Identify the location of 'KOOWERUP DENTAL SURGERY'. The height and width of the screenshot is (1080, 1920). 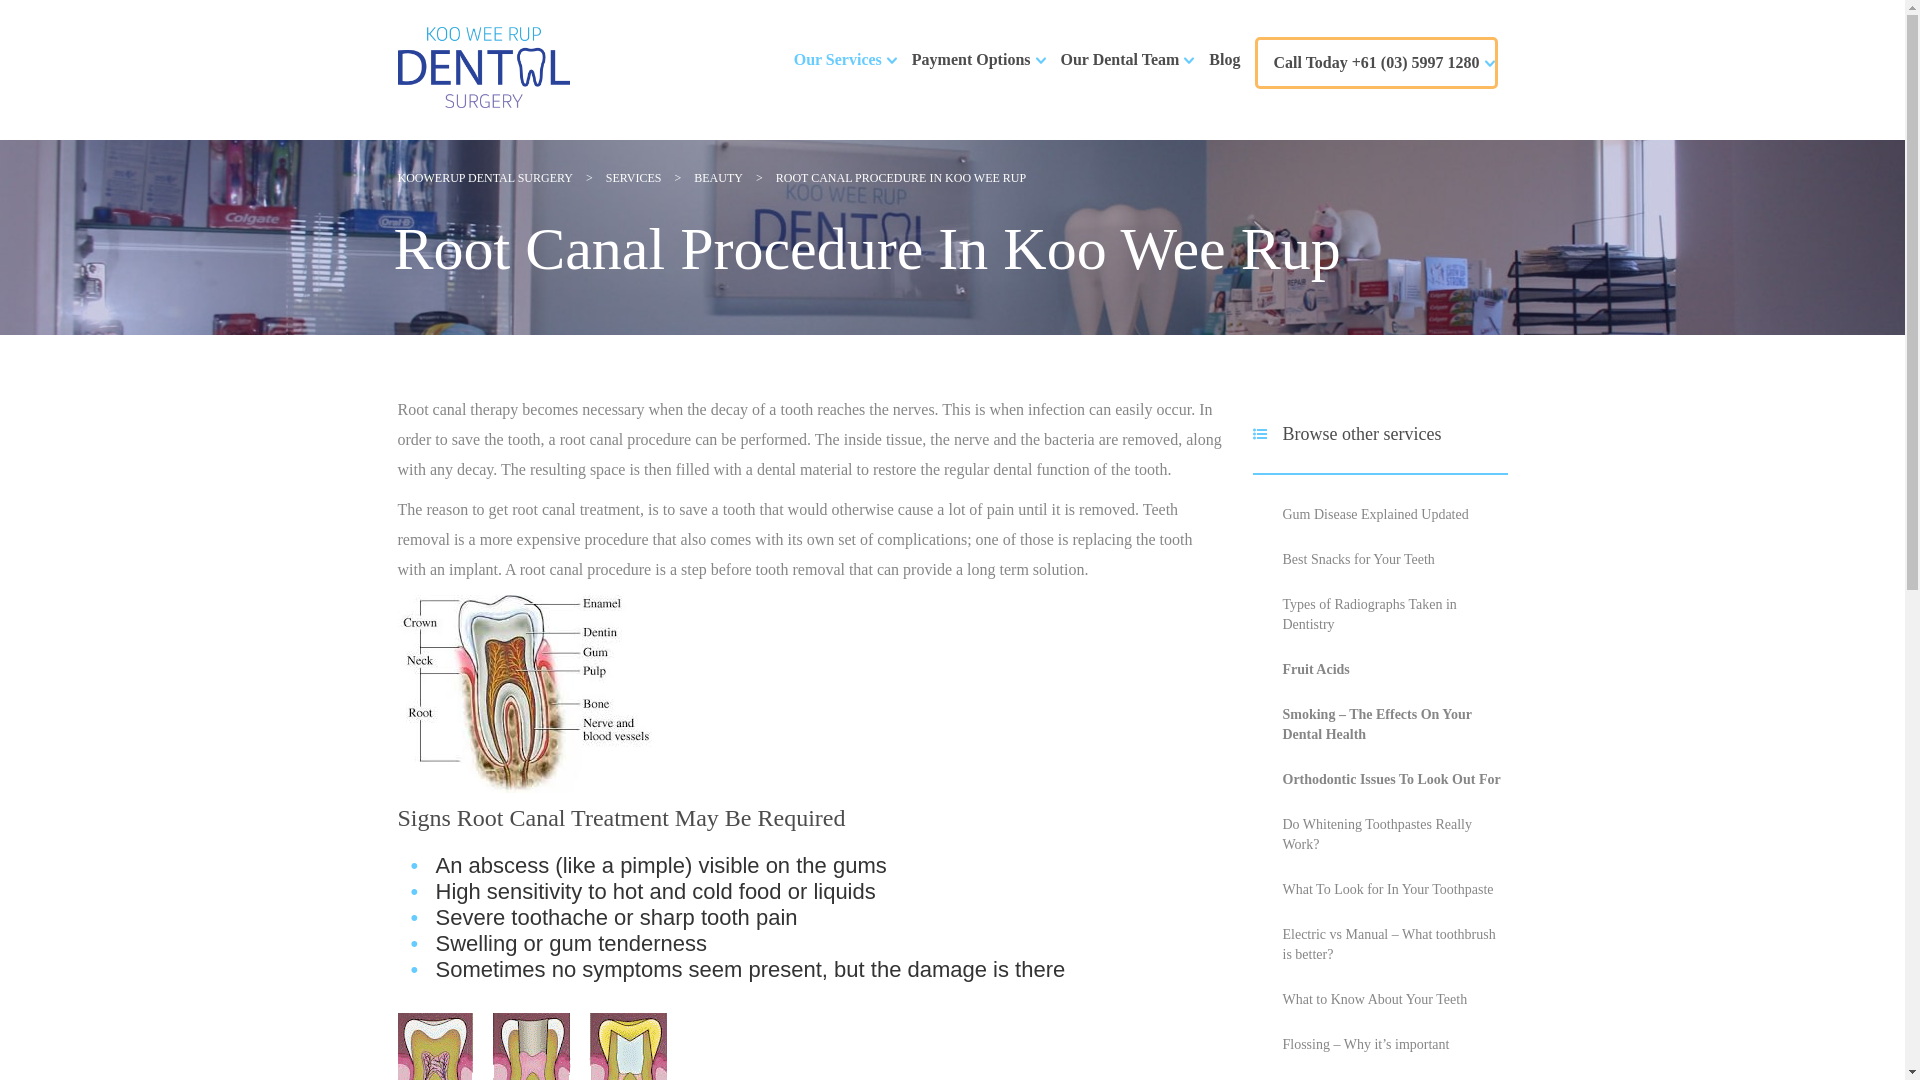
(485, 176).